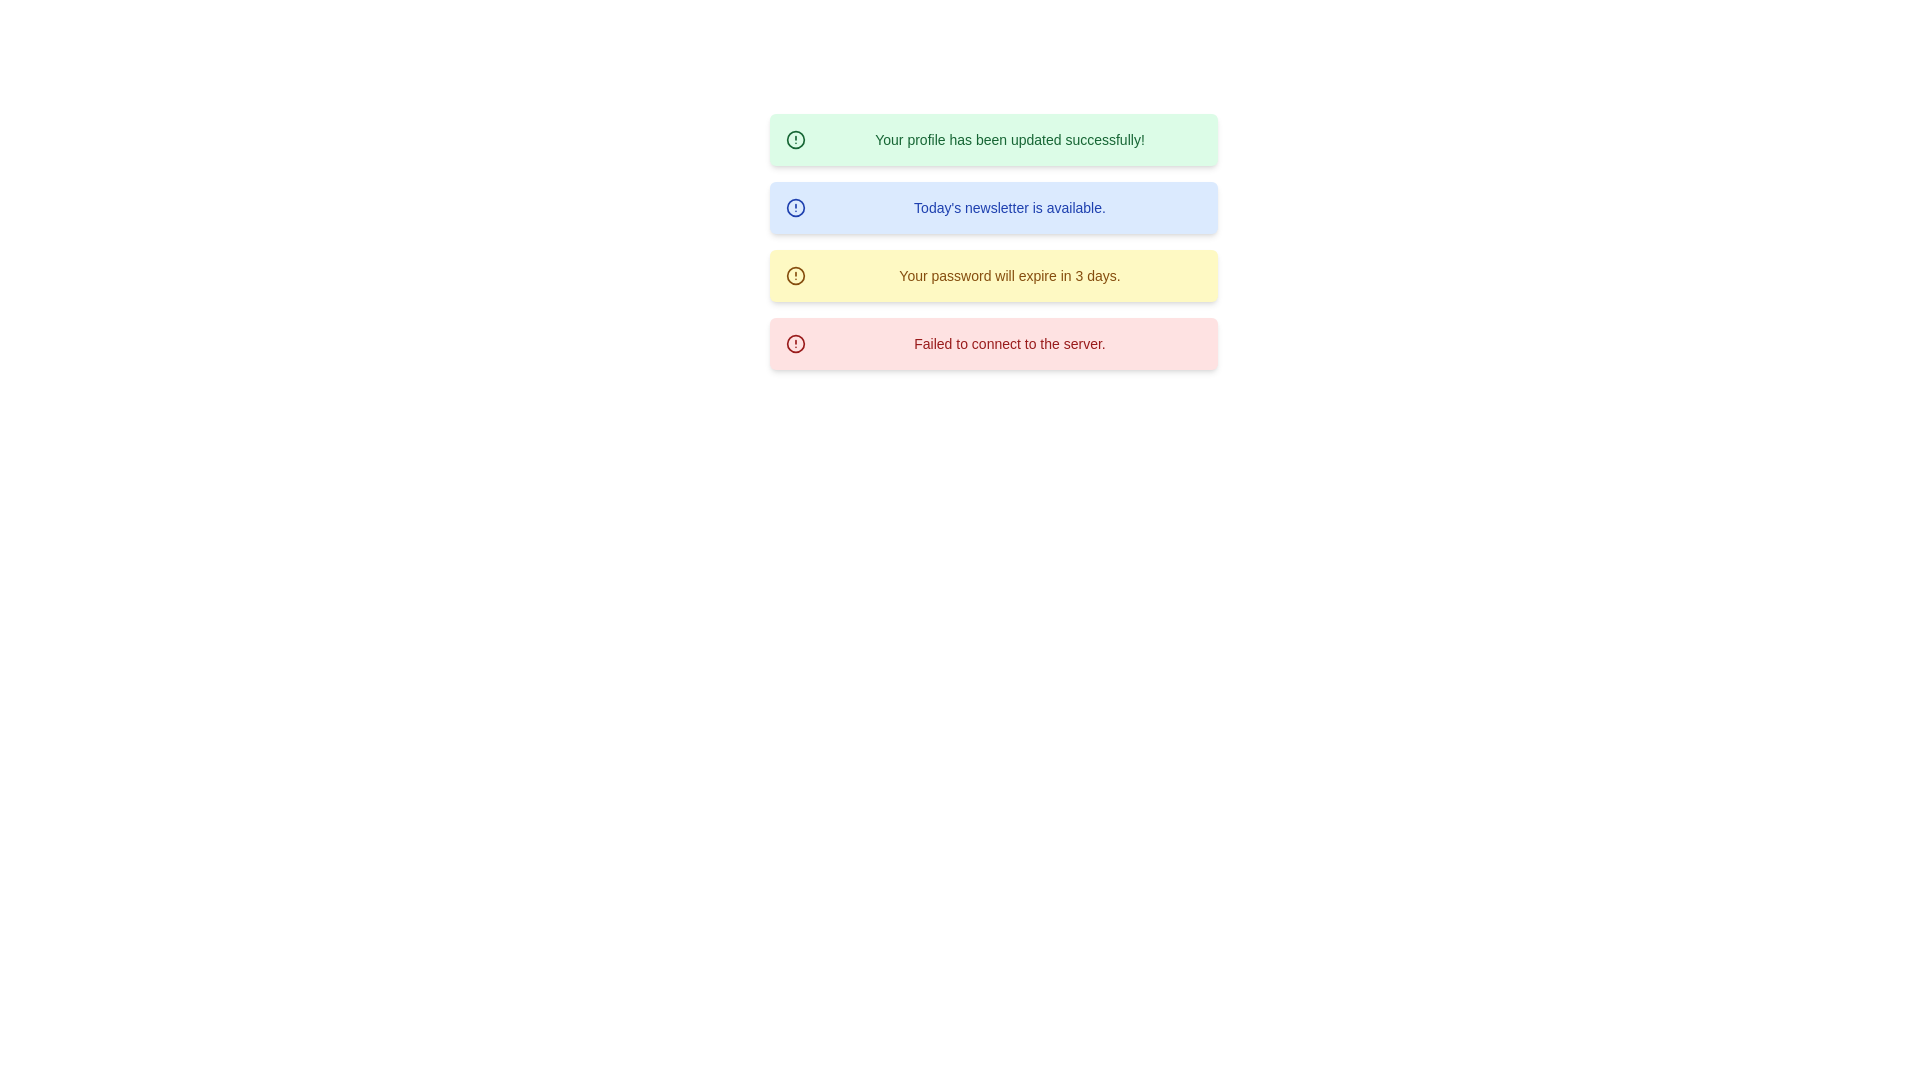 The height and width of the screenshot is (1080, 1920). What do you see at coordinates (795, 342) in the screenshot?
I see `the alert icon positioned at the far left of the red message box indicating 'Failed to connect to the server.'` at bounding box center [795, 342].